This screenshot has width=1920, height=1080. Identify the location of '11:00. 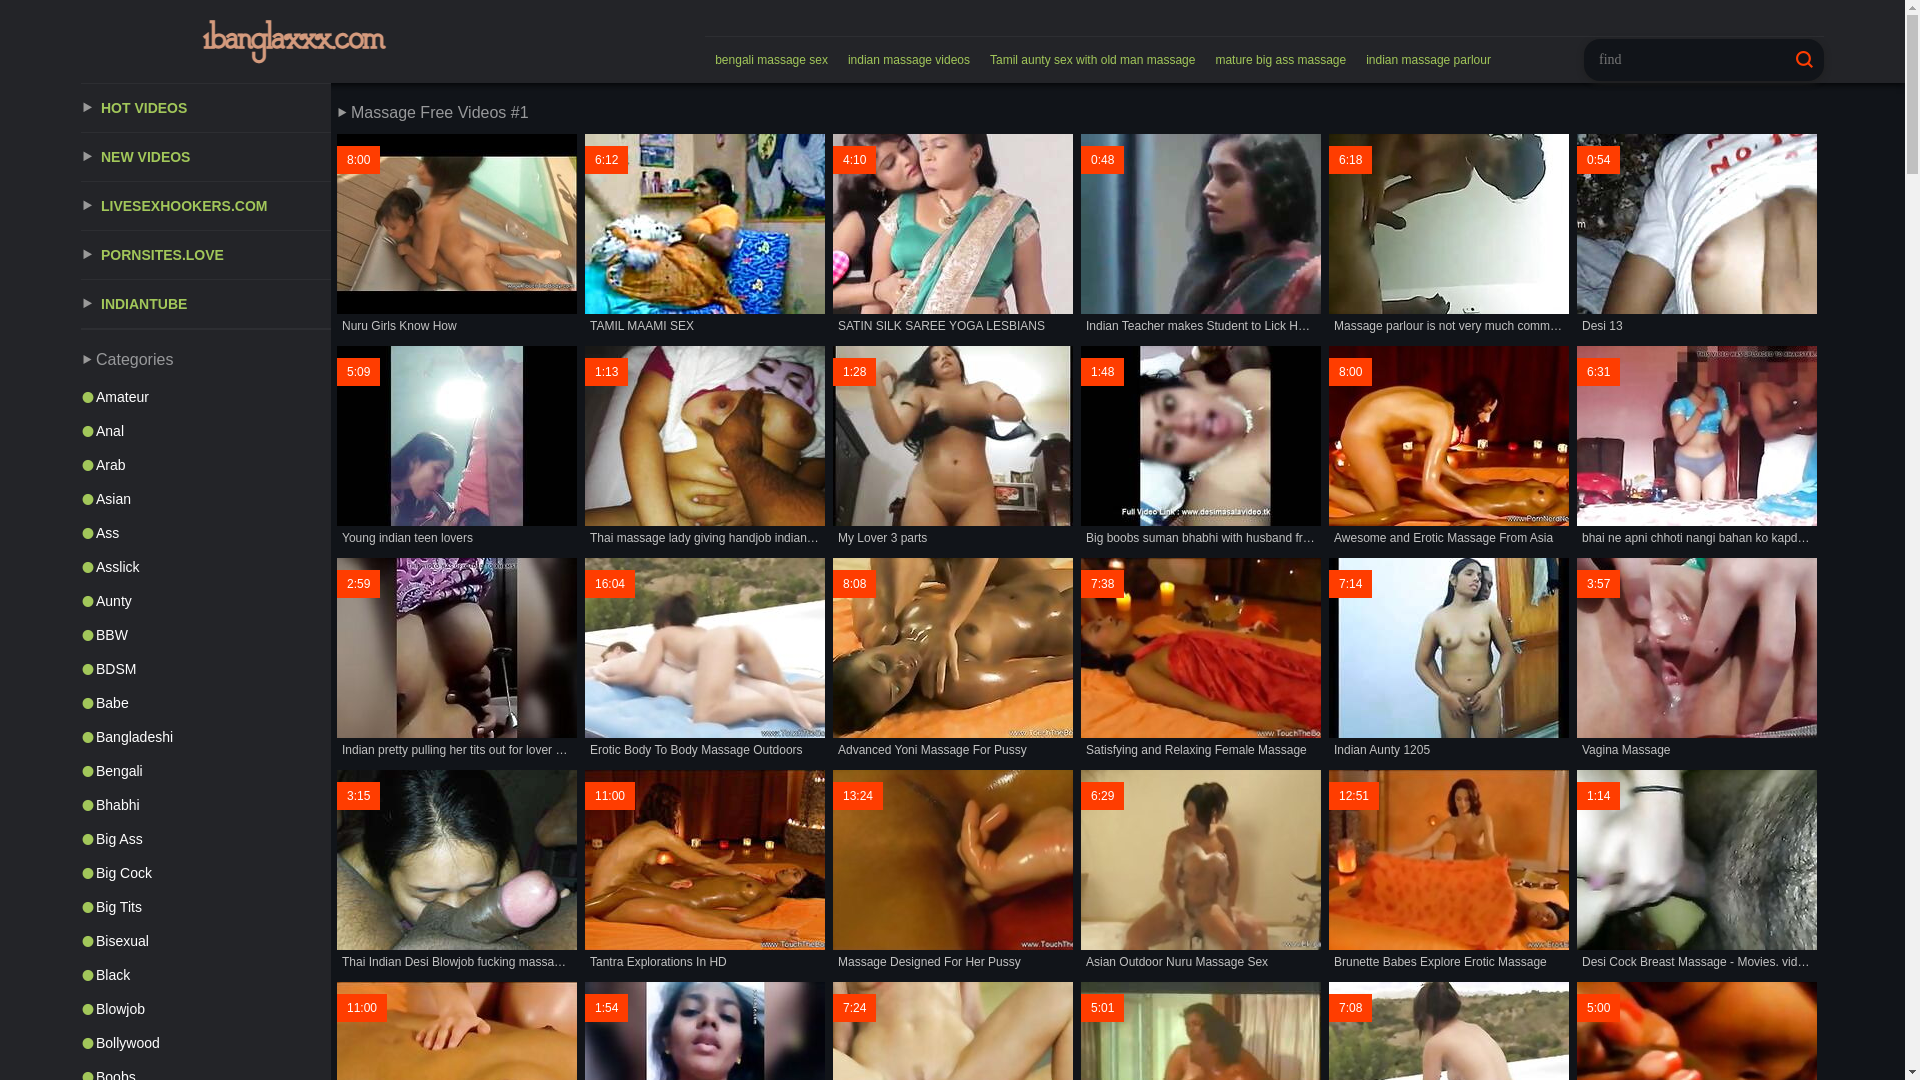
(705, 870).